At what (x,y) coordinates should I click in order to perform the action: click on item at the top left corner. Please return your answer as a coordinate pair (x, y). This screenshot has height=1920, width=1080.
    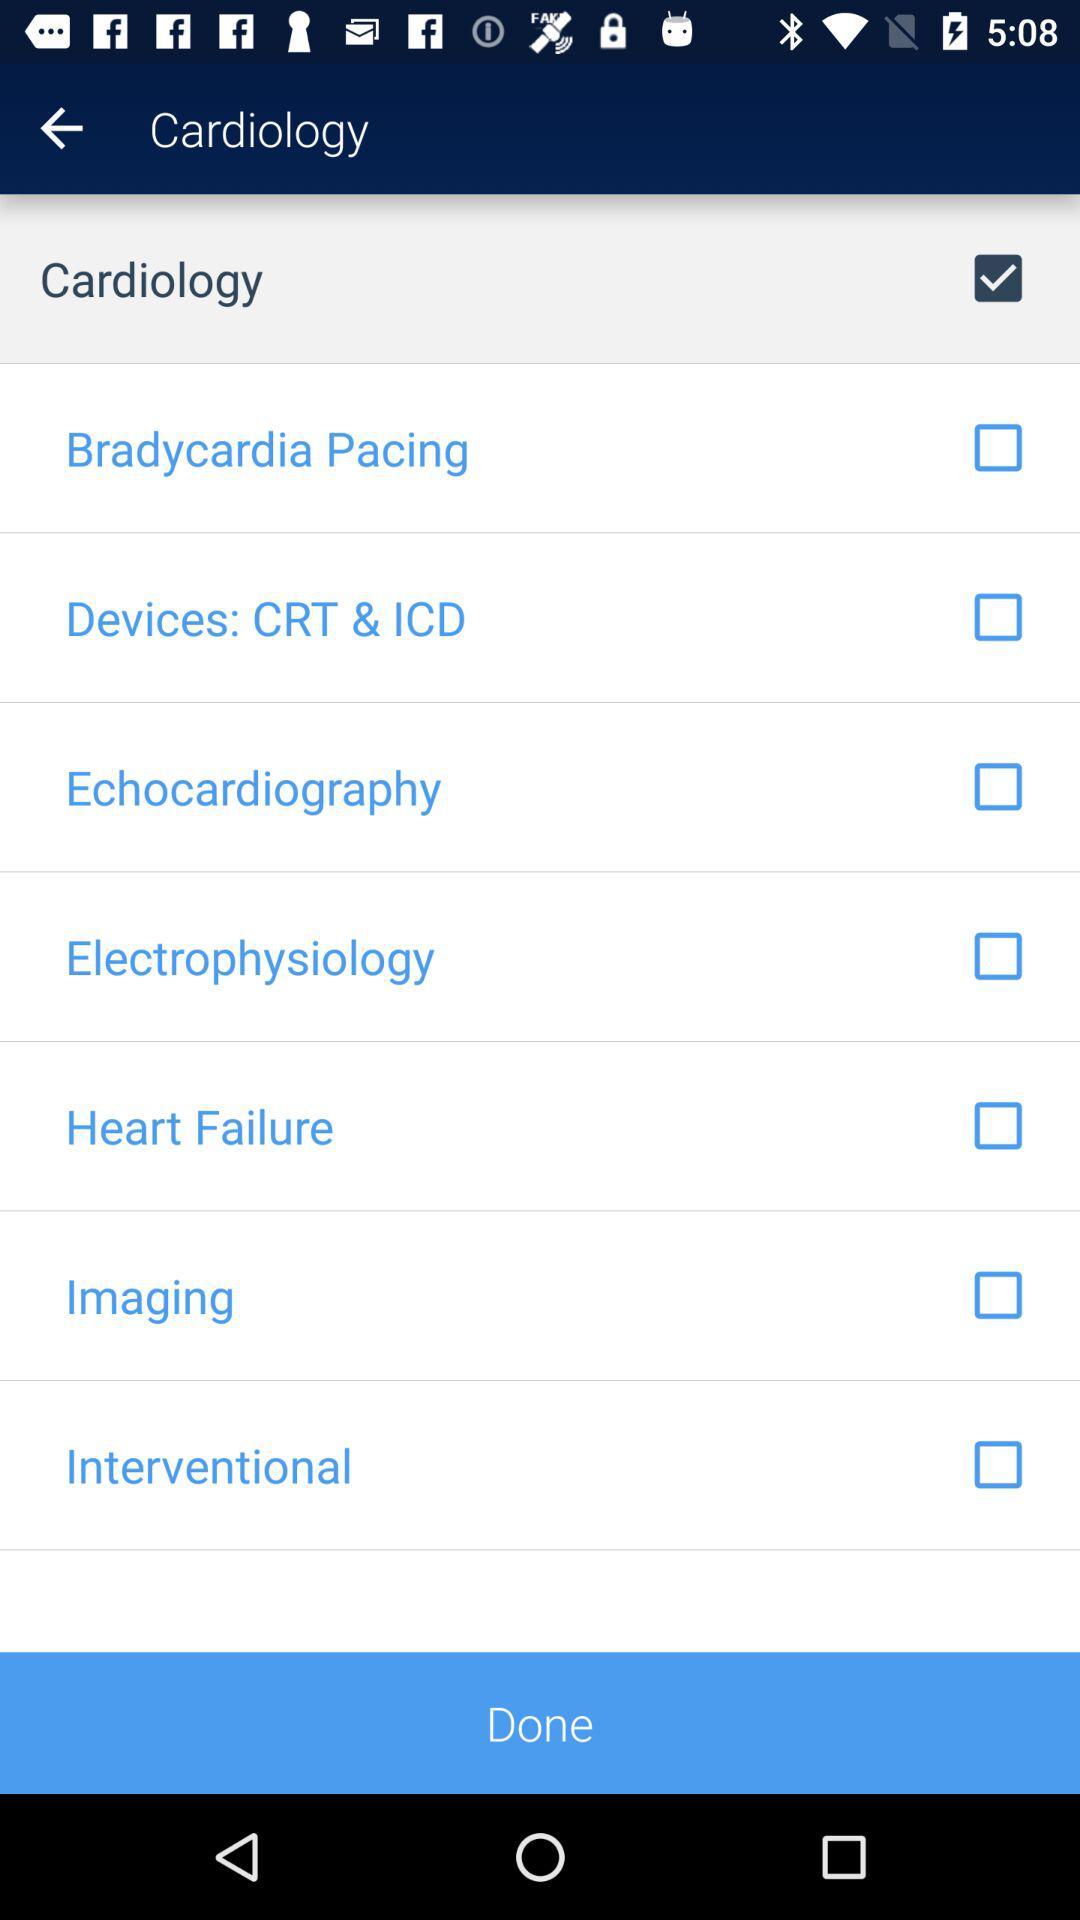
    Looking at the image, I should click on (41, 127).